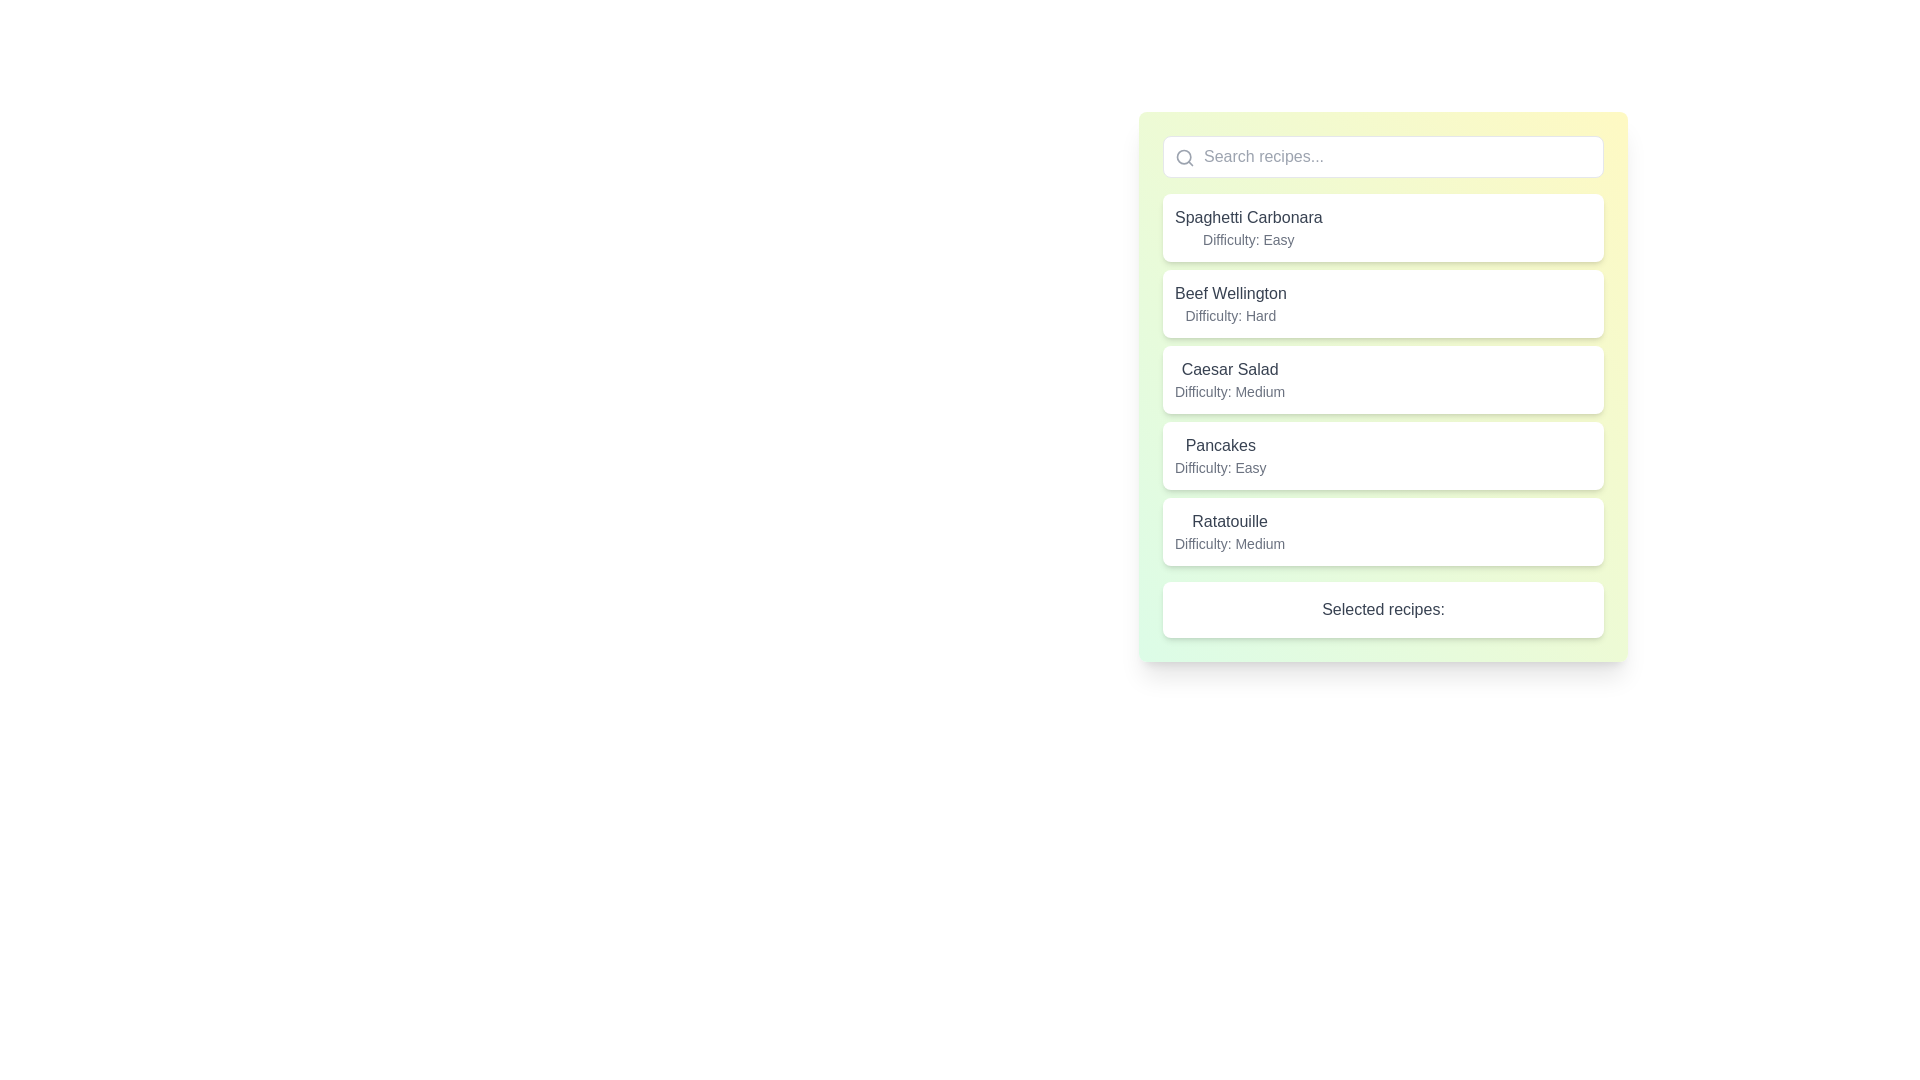 This screenshot has height=1080, width=1920. Describe the element at coordinates (1229, 380) in the screenshot. I see `the 'Caesar Salad' text label, which is part of the third recipe card in a vertically stacked list, displaying 'Difficulty: Medium' below it` at that location.